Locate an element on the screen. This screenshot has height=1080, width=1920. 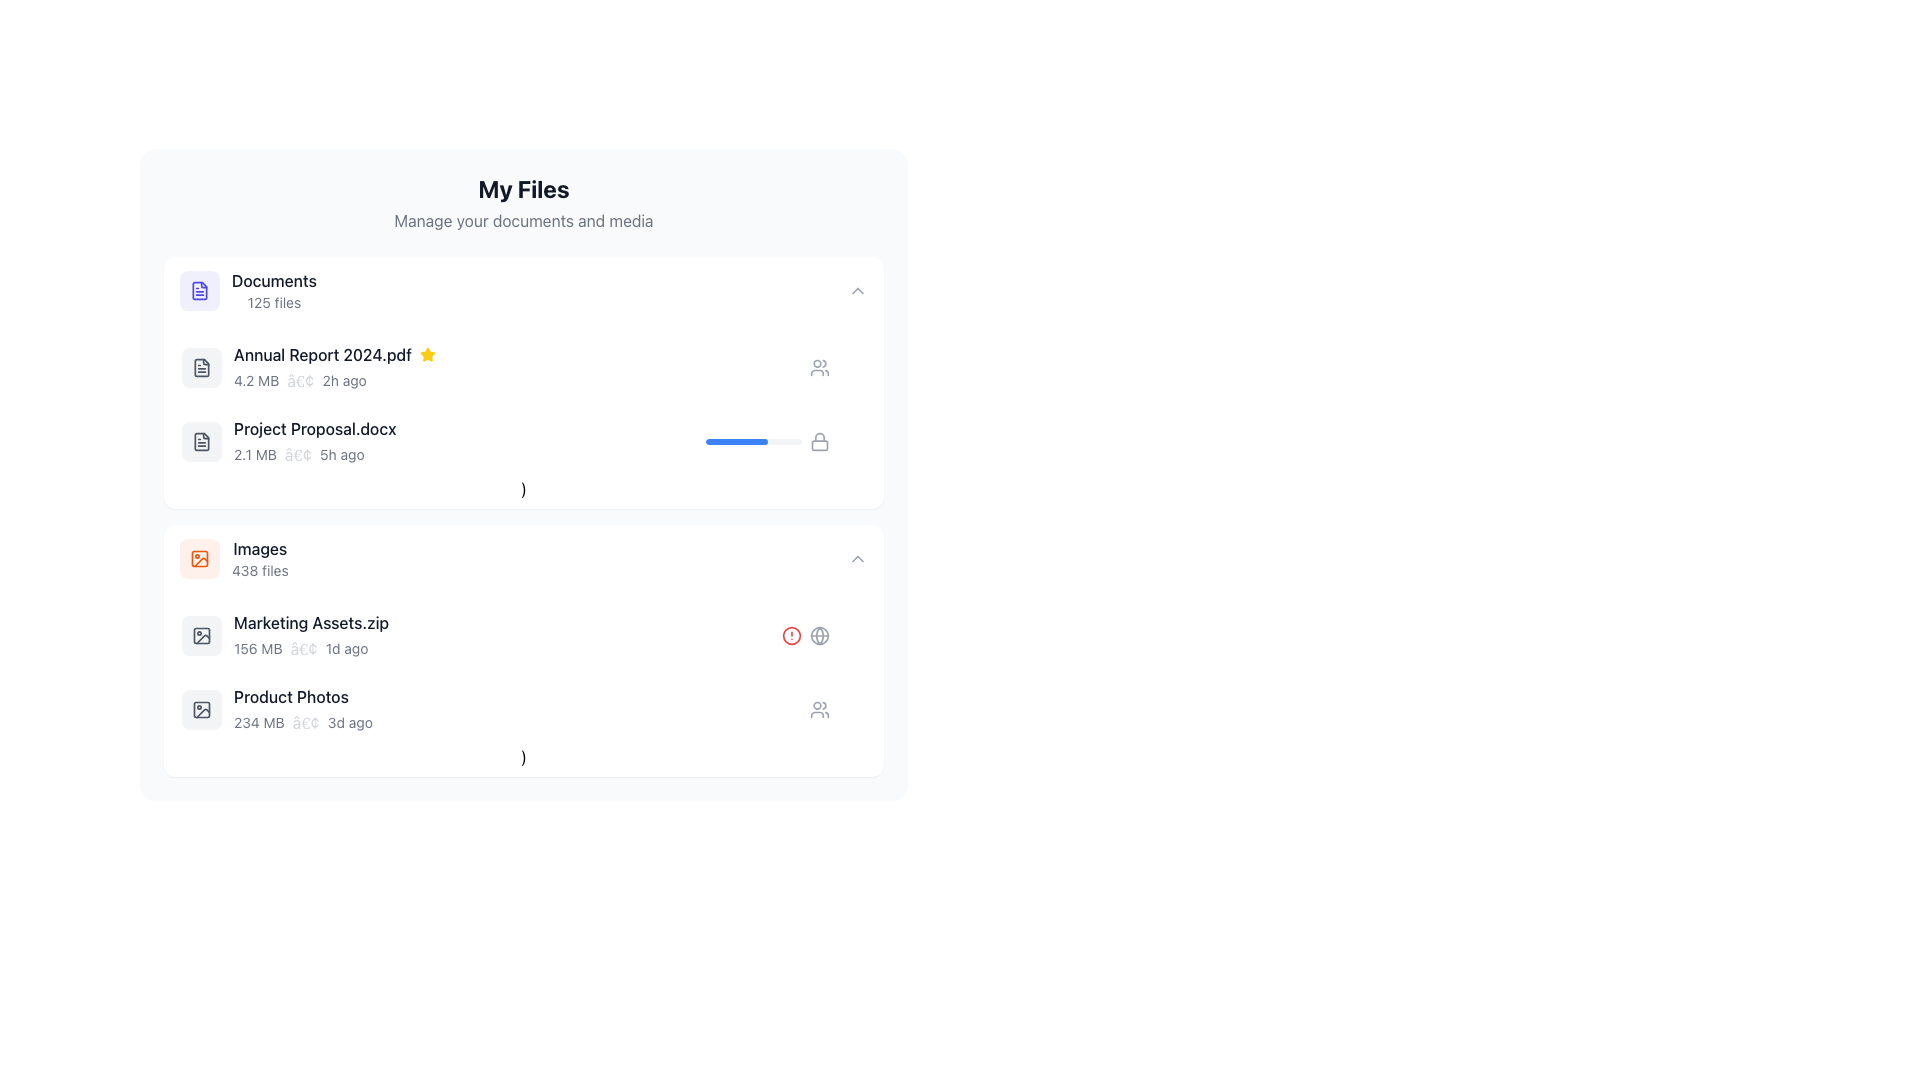
the document icon representing 'Annual Report 2024.pdf' is located at coordinates (201, 367).